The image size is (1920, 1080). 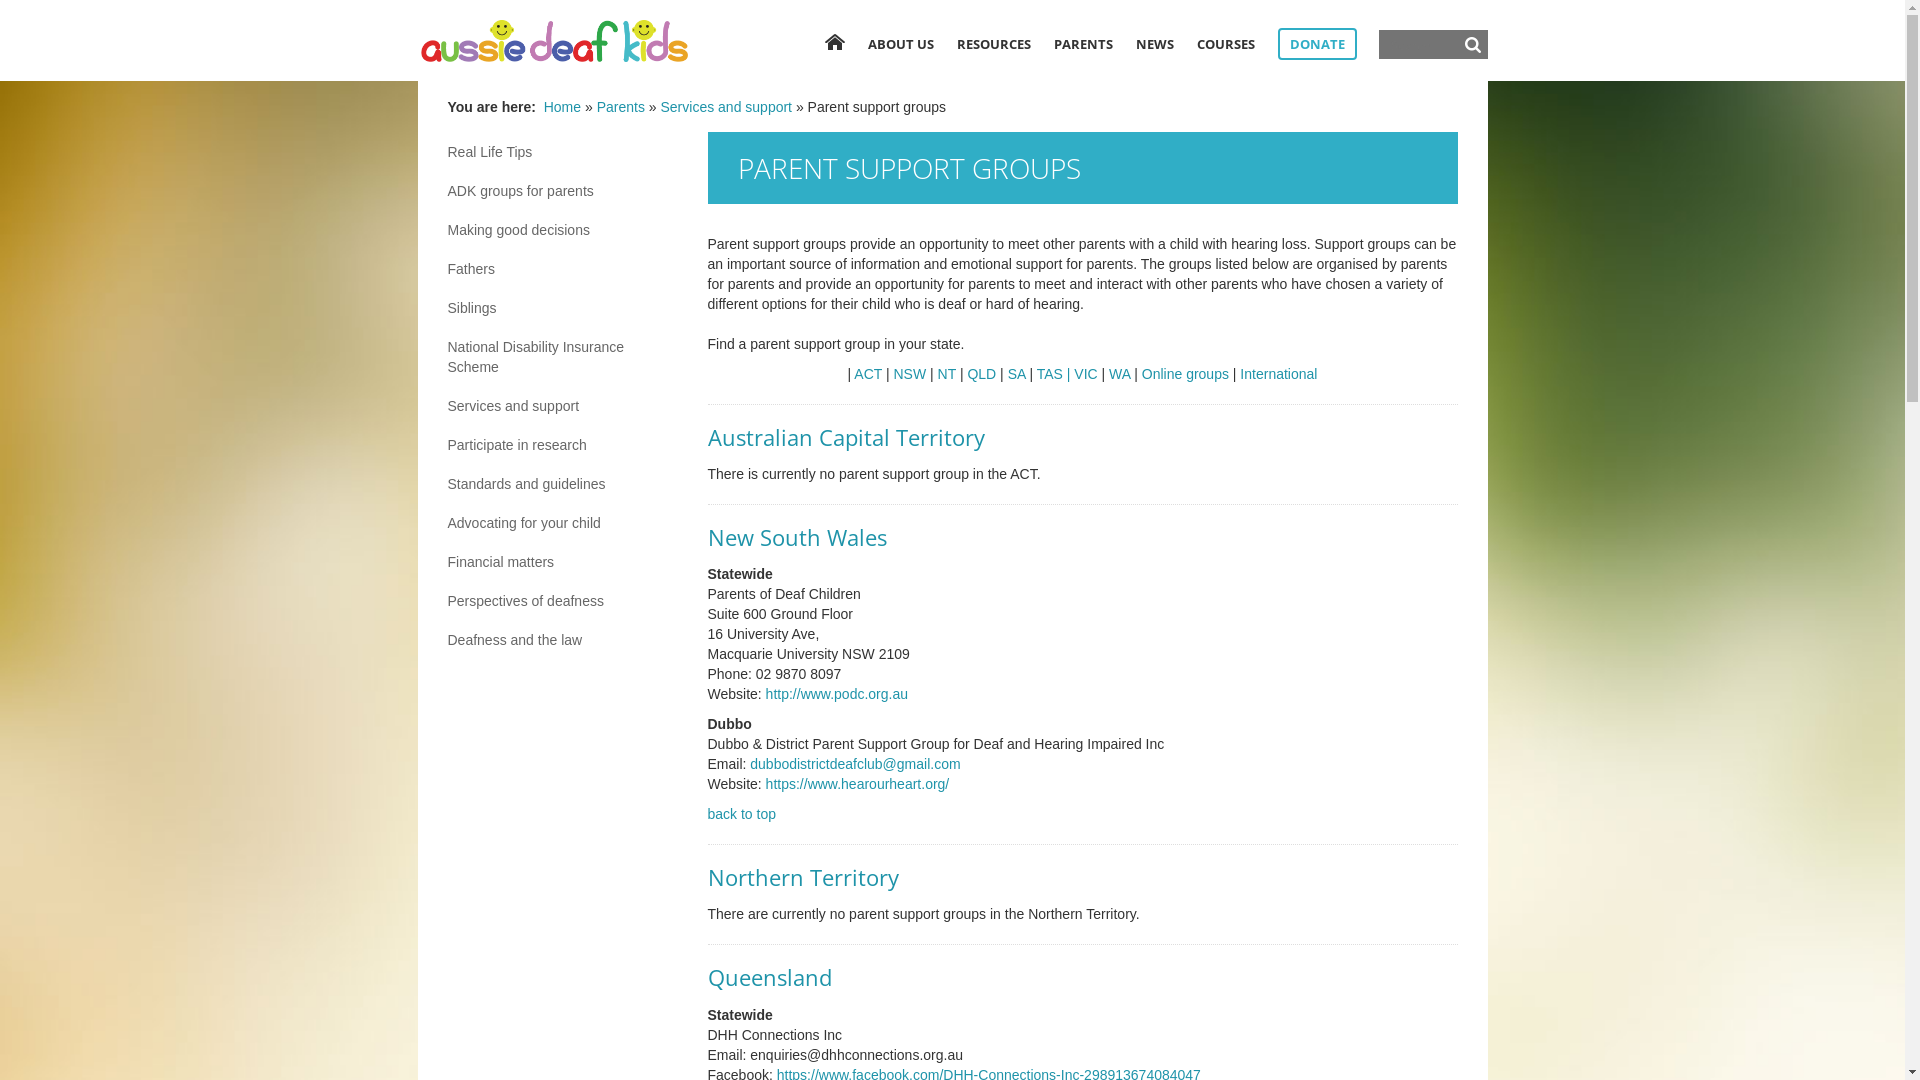 What do you see at coordinates (741, 813) in the screenshot?
I see `'back to top'` at bounding box center [741, 813].